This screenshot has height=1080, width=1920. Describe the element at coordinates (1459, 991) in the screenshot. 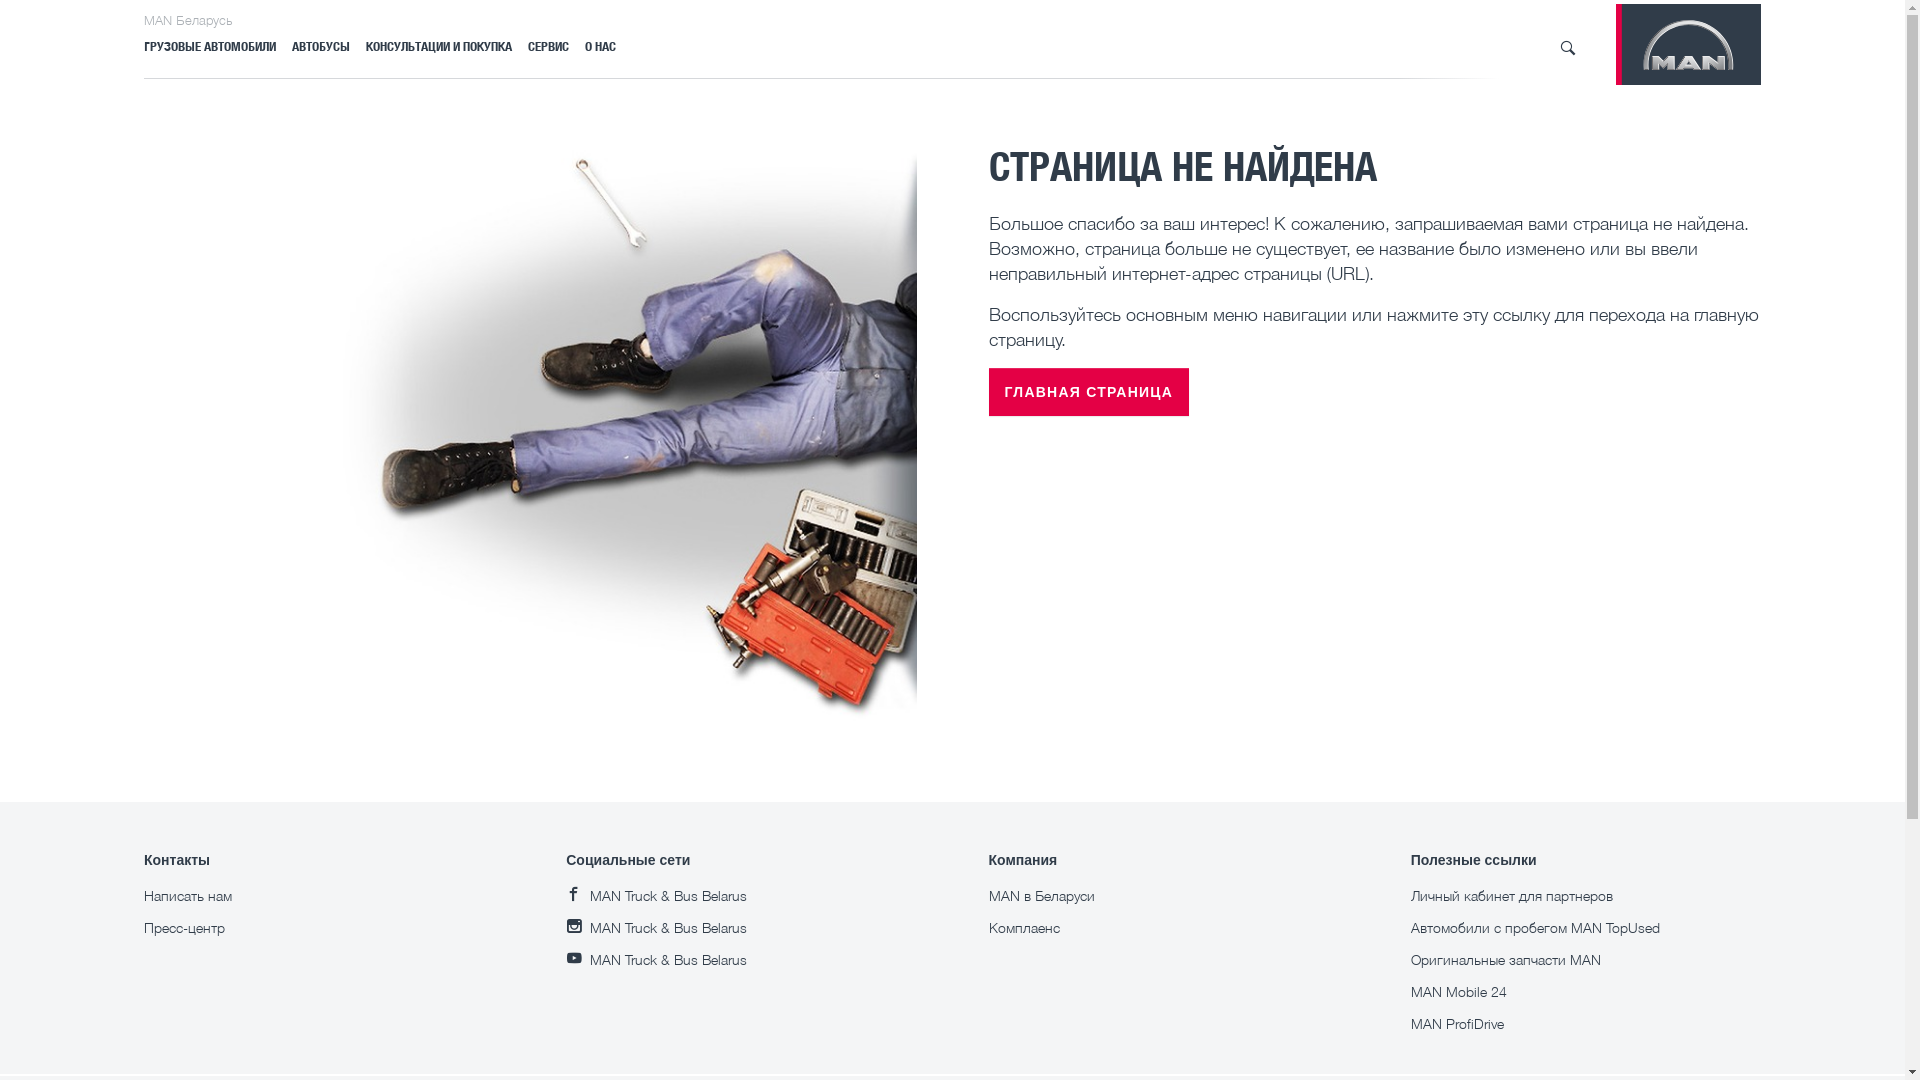

I see `'MAN Mobile 24'` at that location.